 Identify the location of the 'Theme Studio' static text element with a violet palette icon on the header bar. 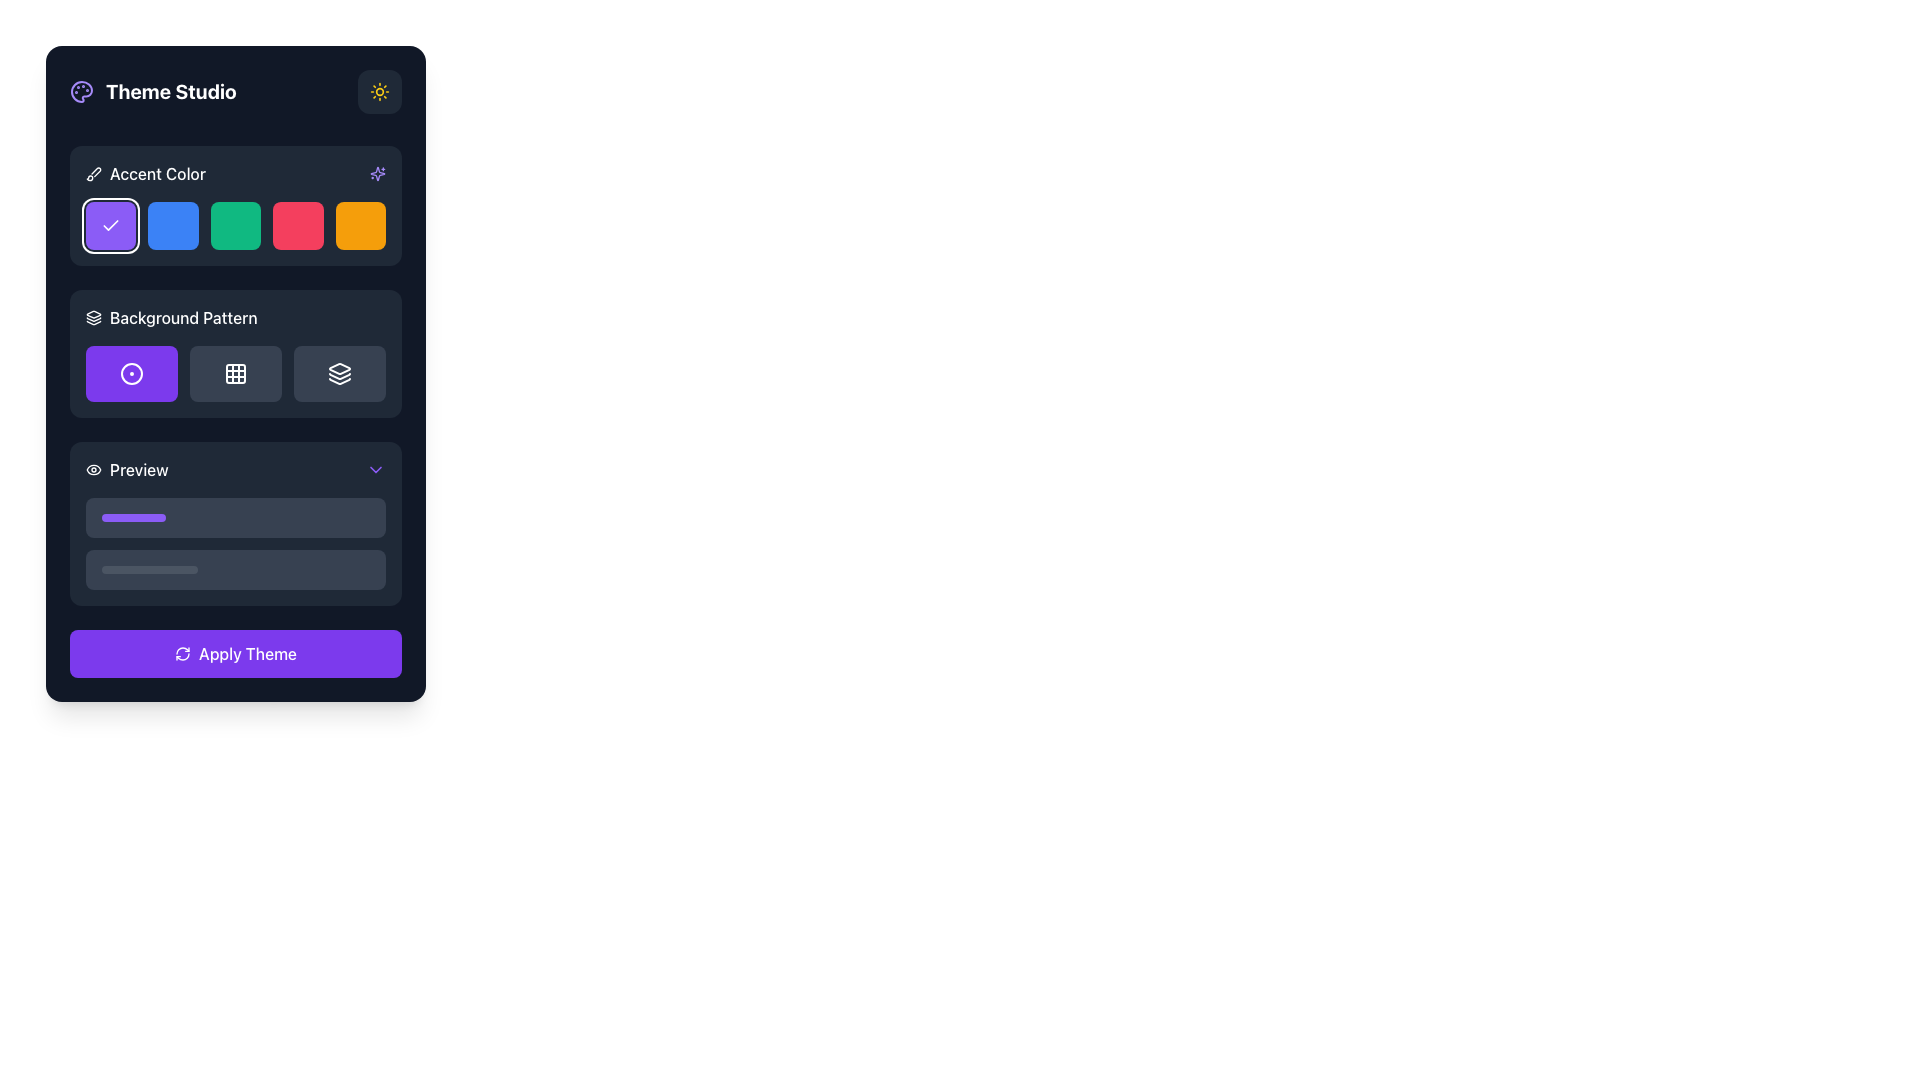
(152, 92).